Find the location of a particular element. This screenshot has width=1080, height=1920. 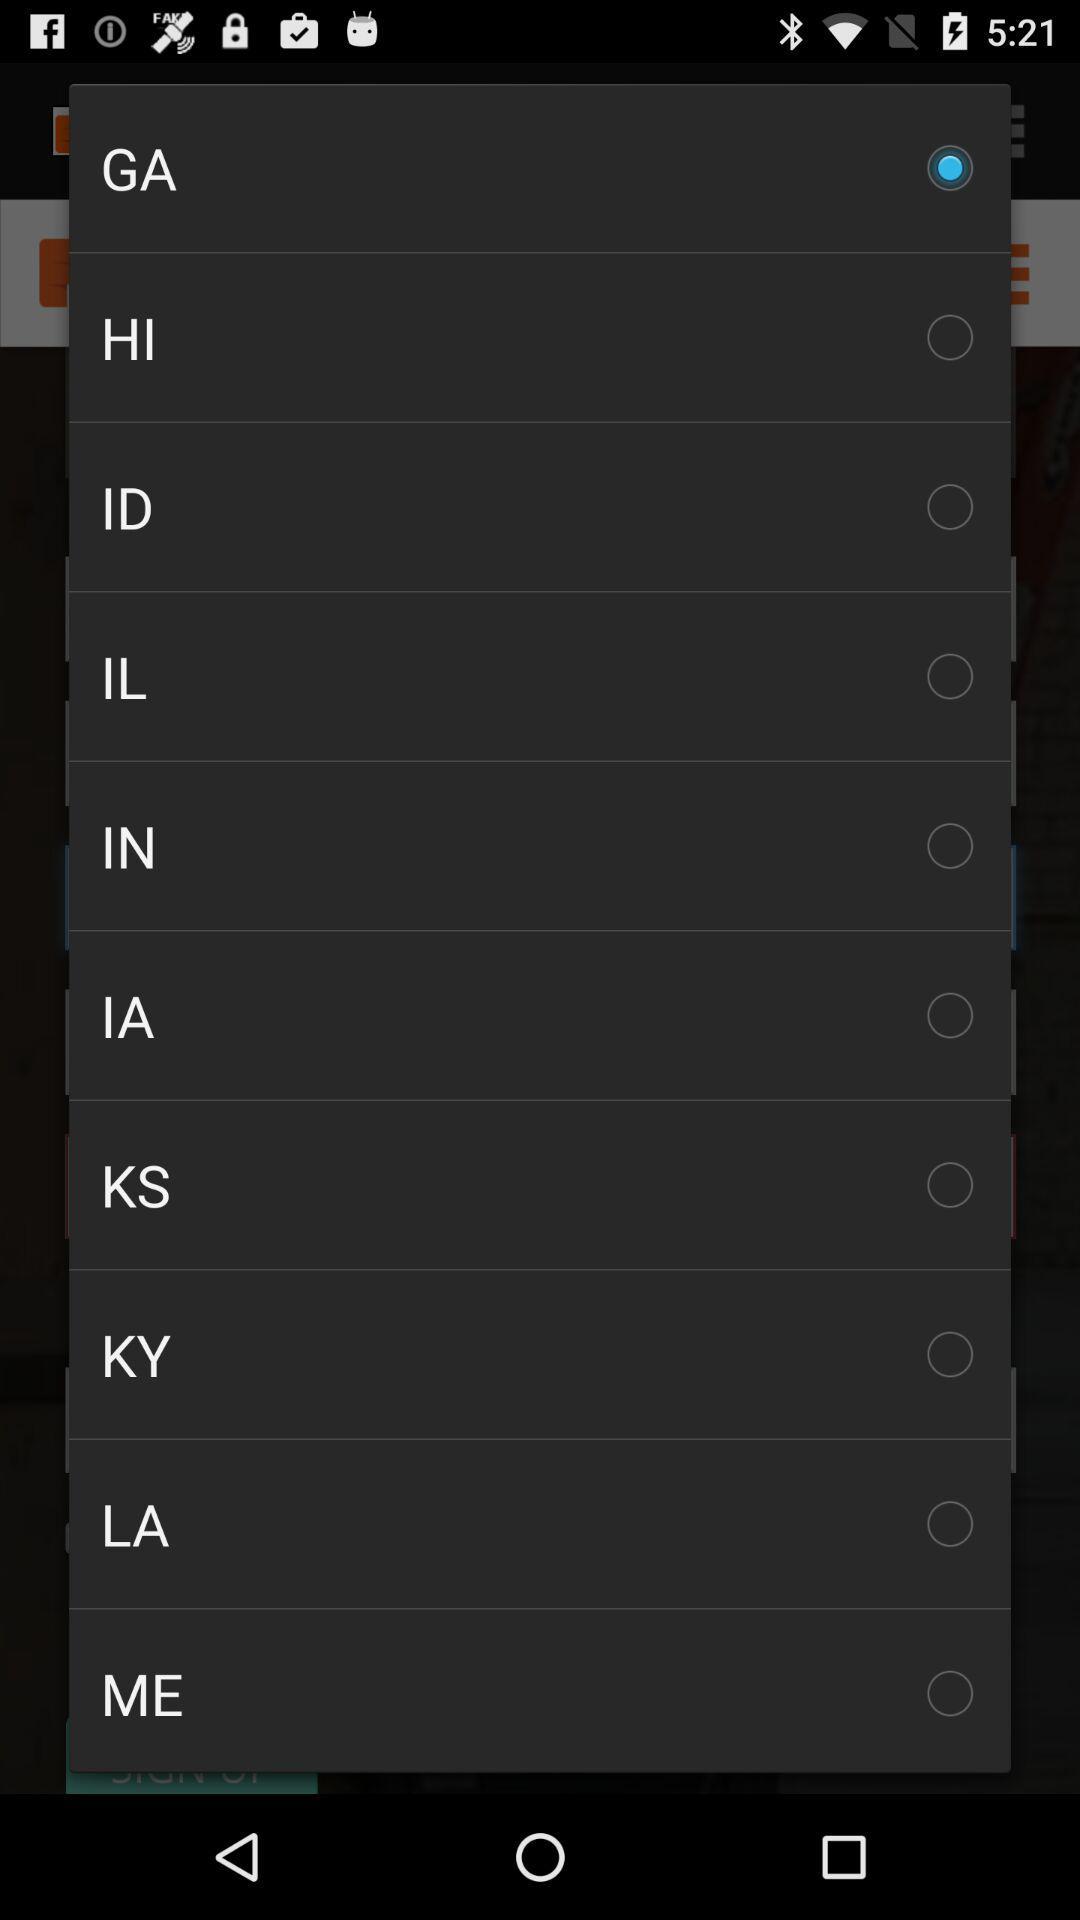

checkbox above the il icon is located at coordinates (540, 507).